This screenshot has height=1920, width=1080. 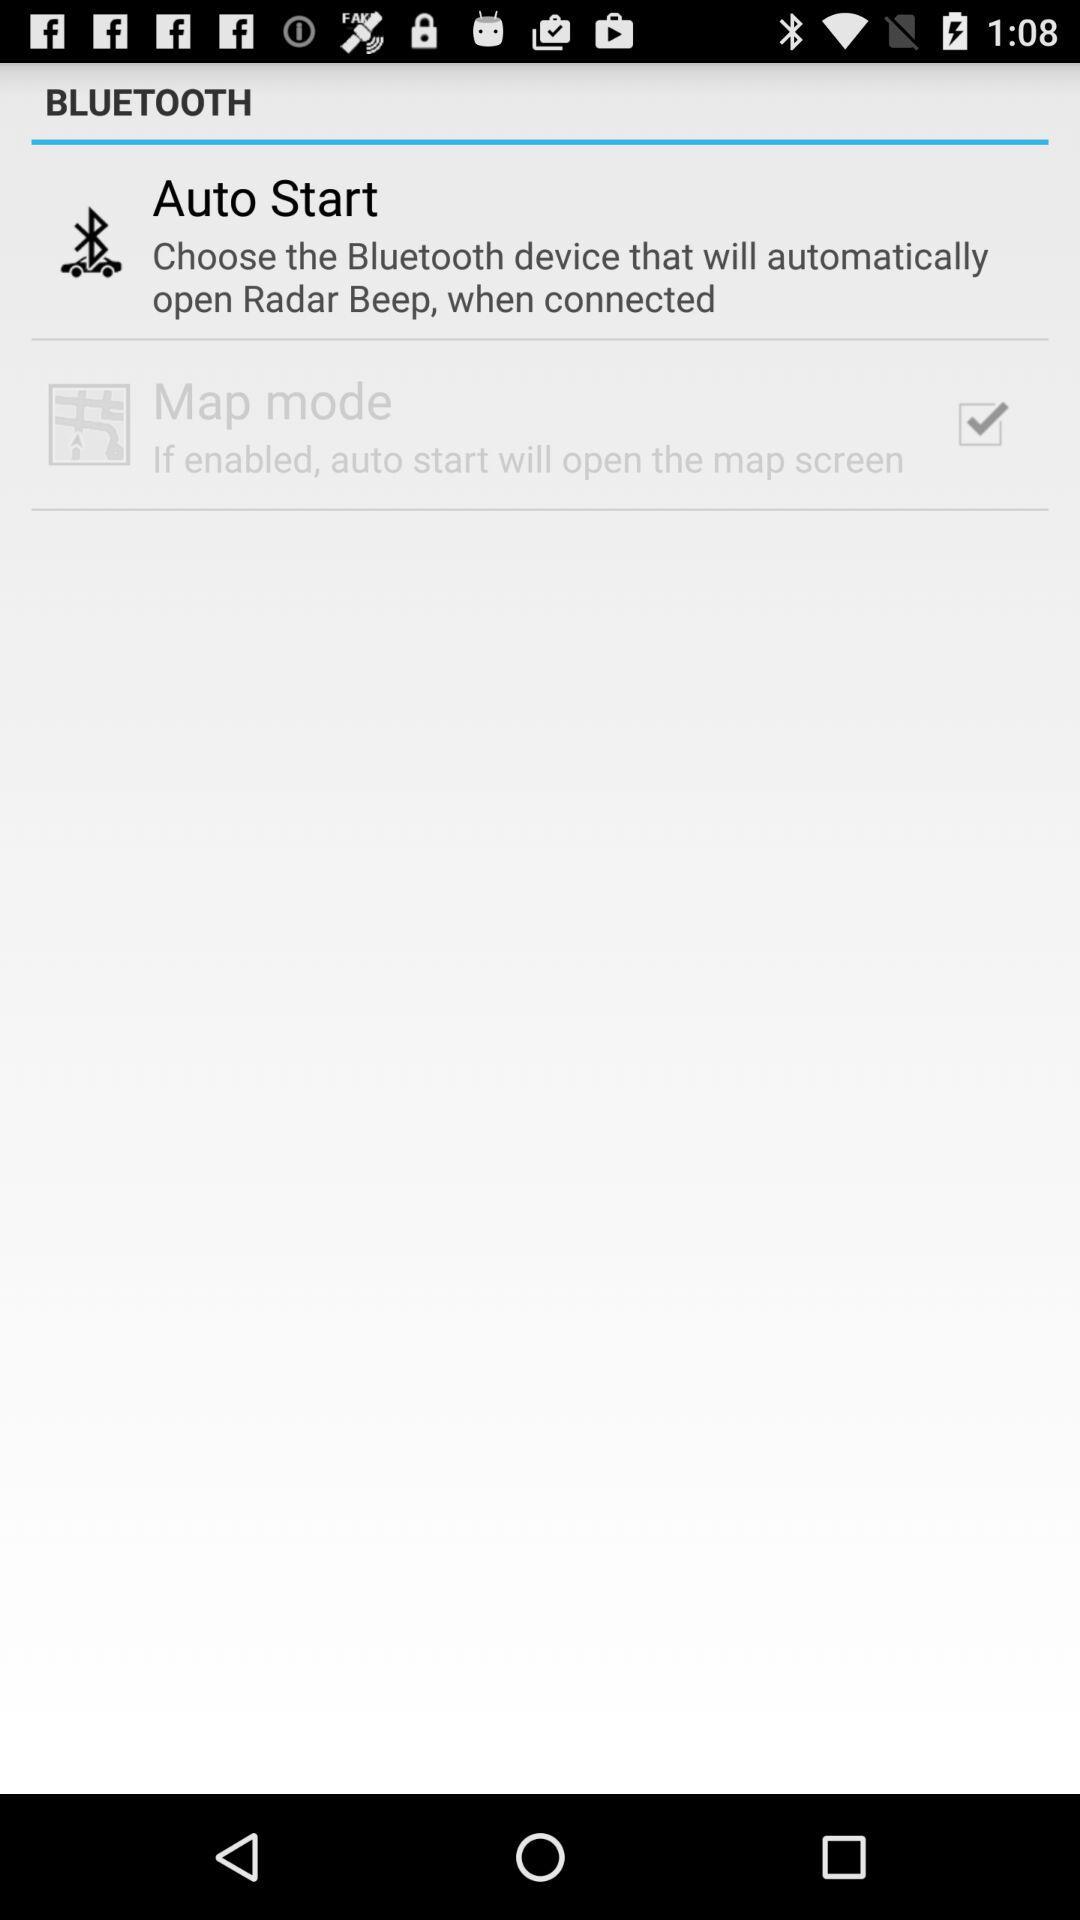 What do you see at coordinates (540, 141) in the screenshot?
I see `the icon above auto start icon` at bounding box center [540, 141].